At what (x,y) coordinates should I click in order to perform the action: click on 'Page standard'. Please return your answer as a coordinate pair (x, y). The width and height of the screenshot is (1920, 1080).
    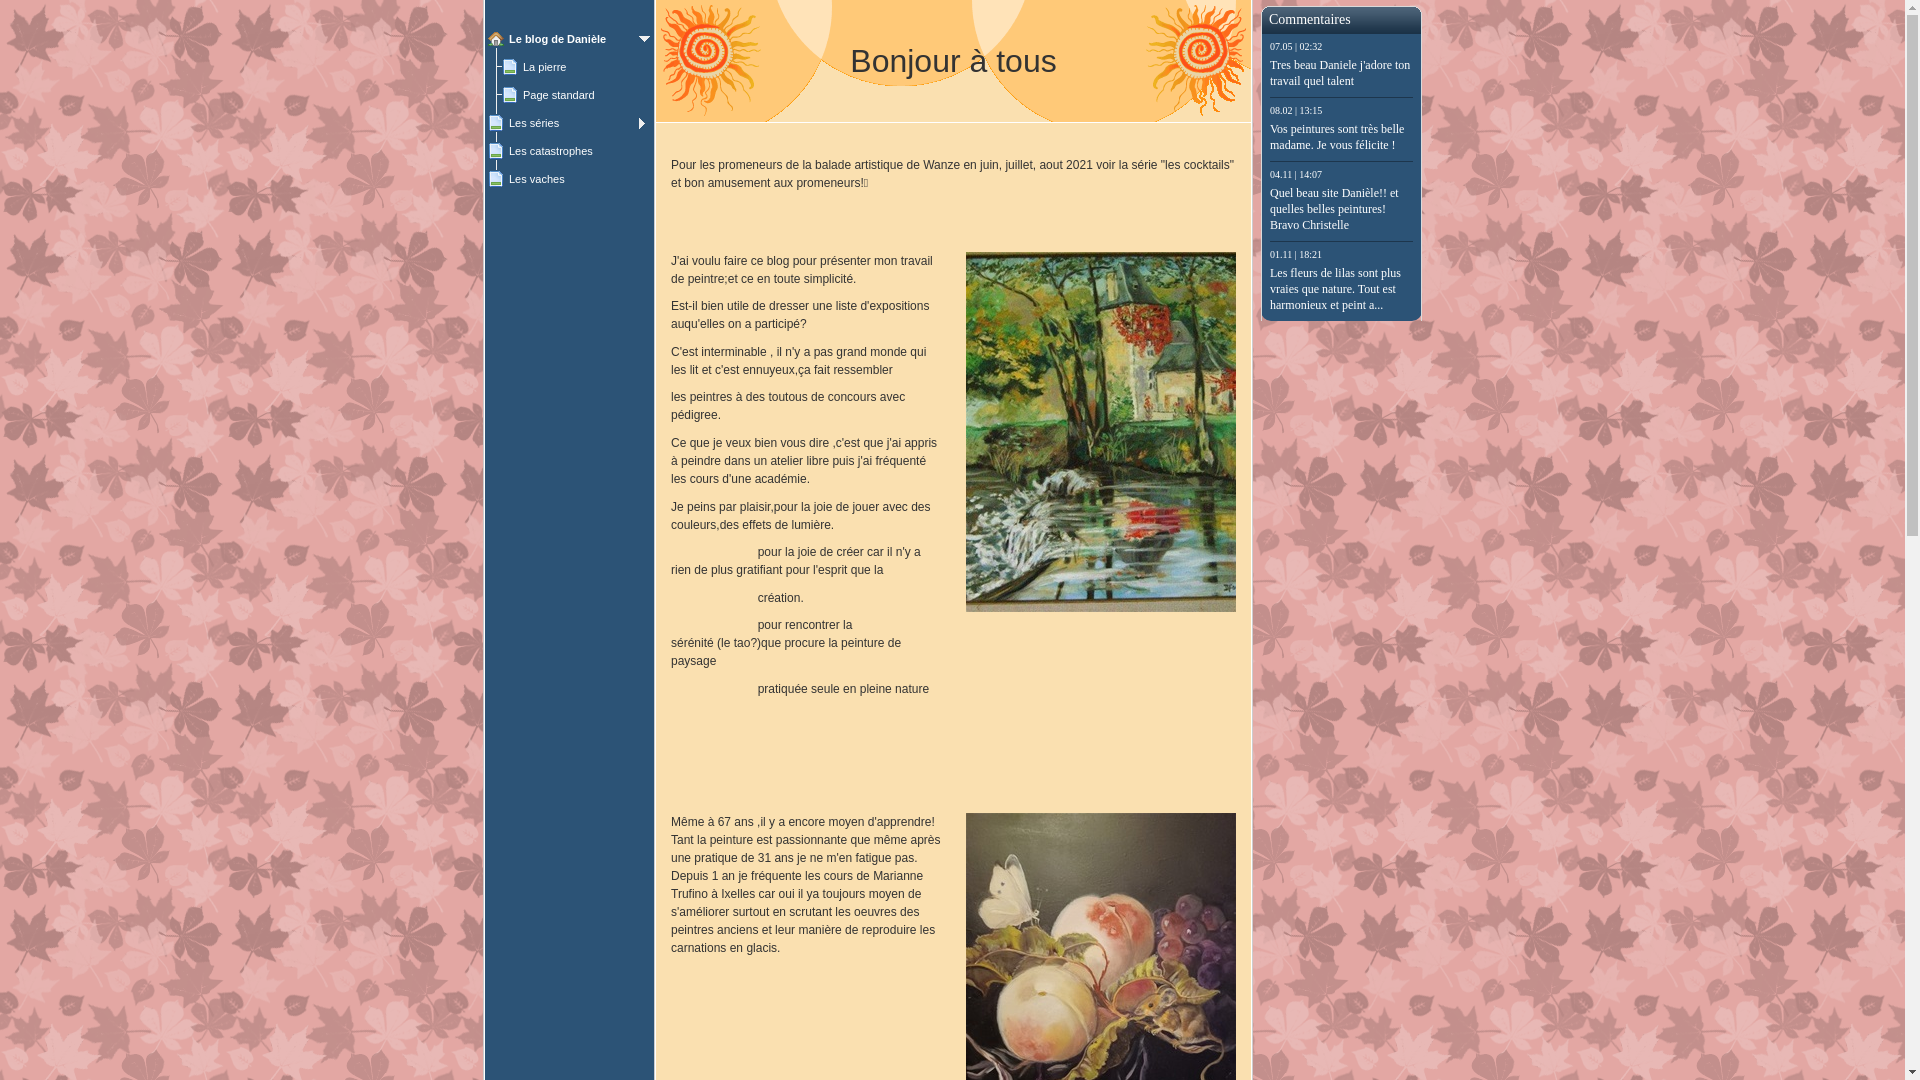
    Looking at the image, I should click on (575, 95).